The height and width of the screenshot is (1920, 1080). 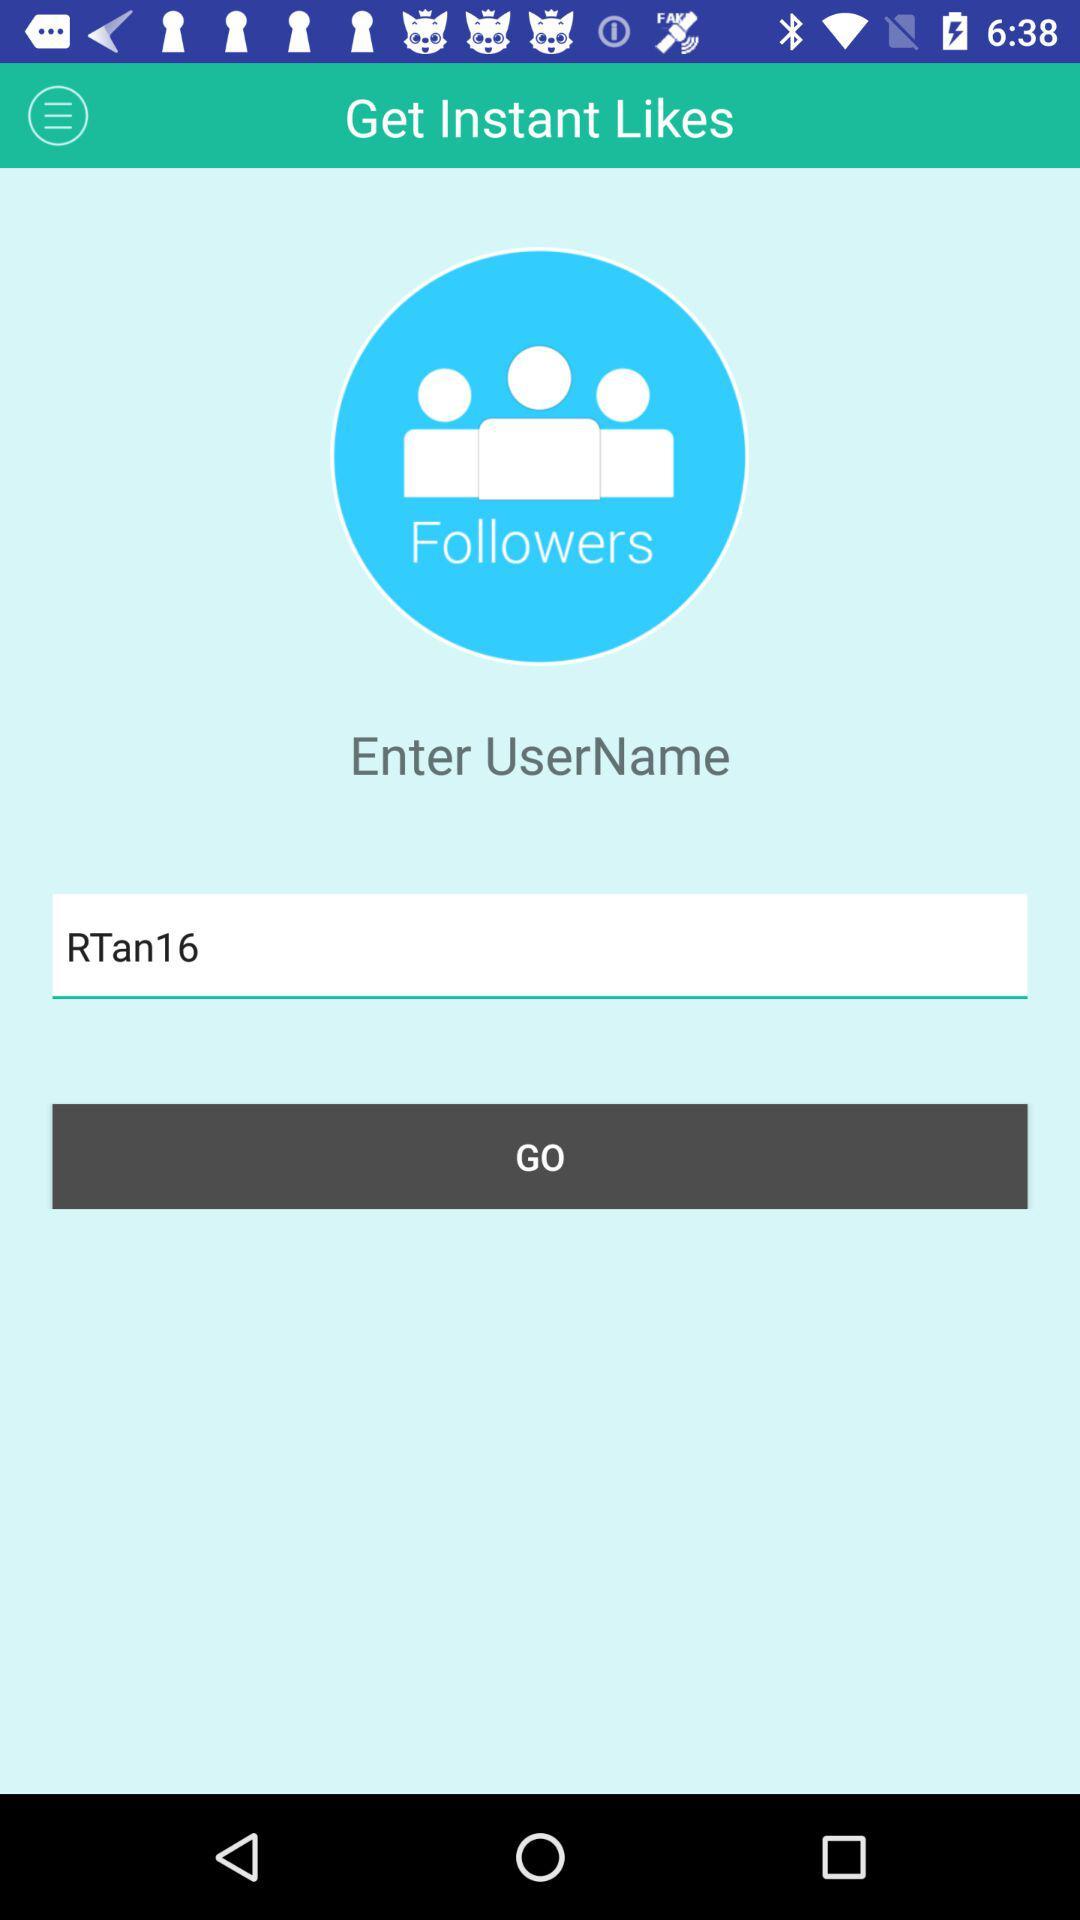 I want to click on go item, so click(x=540, y=1156).